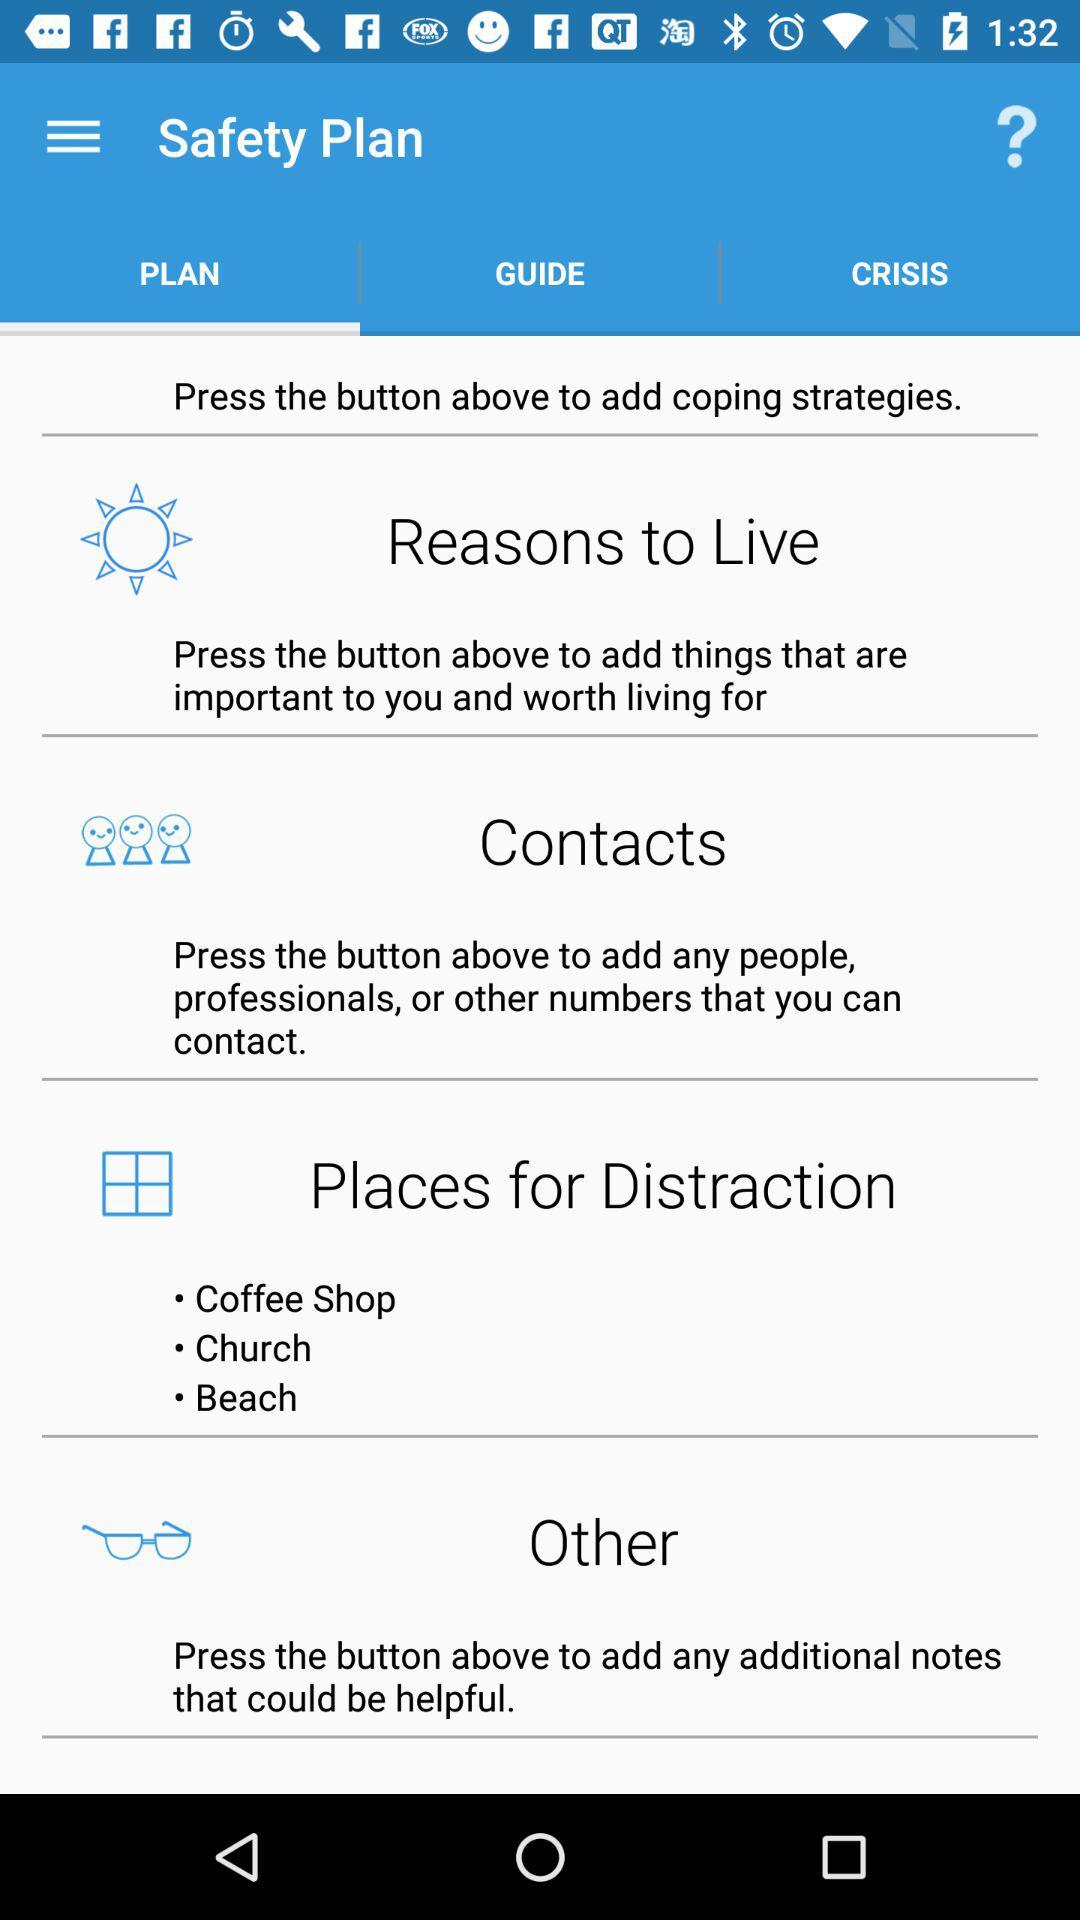 This screenshot has width=1080, height=1920. Describe the element at coordinates (898, 272) in the screenshot. I see `crisis item` at that location.